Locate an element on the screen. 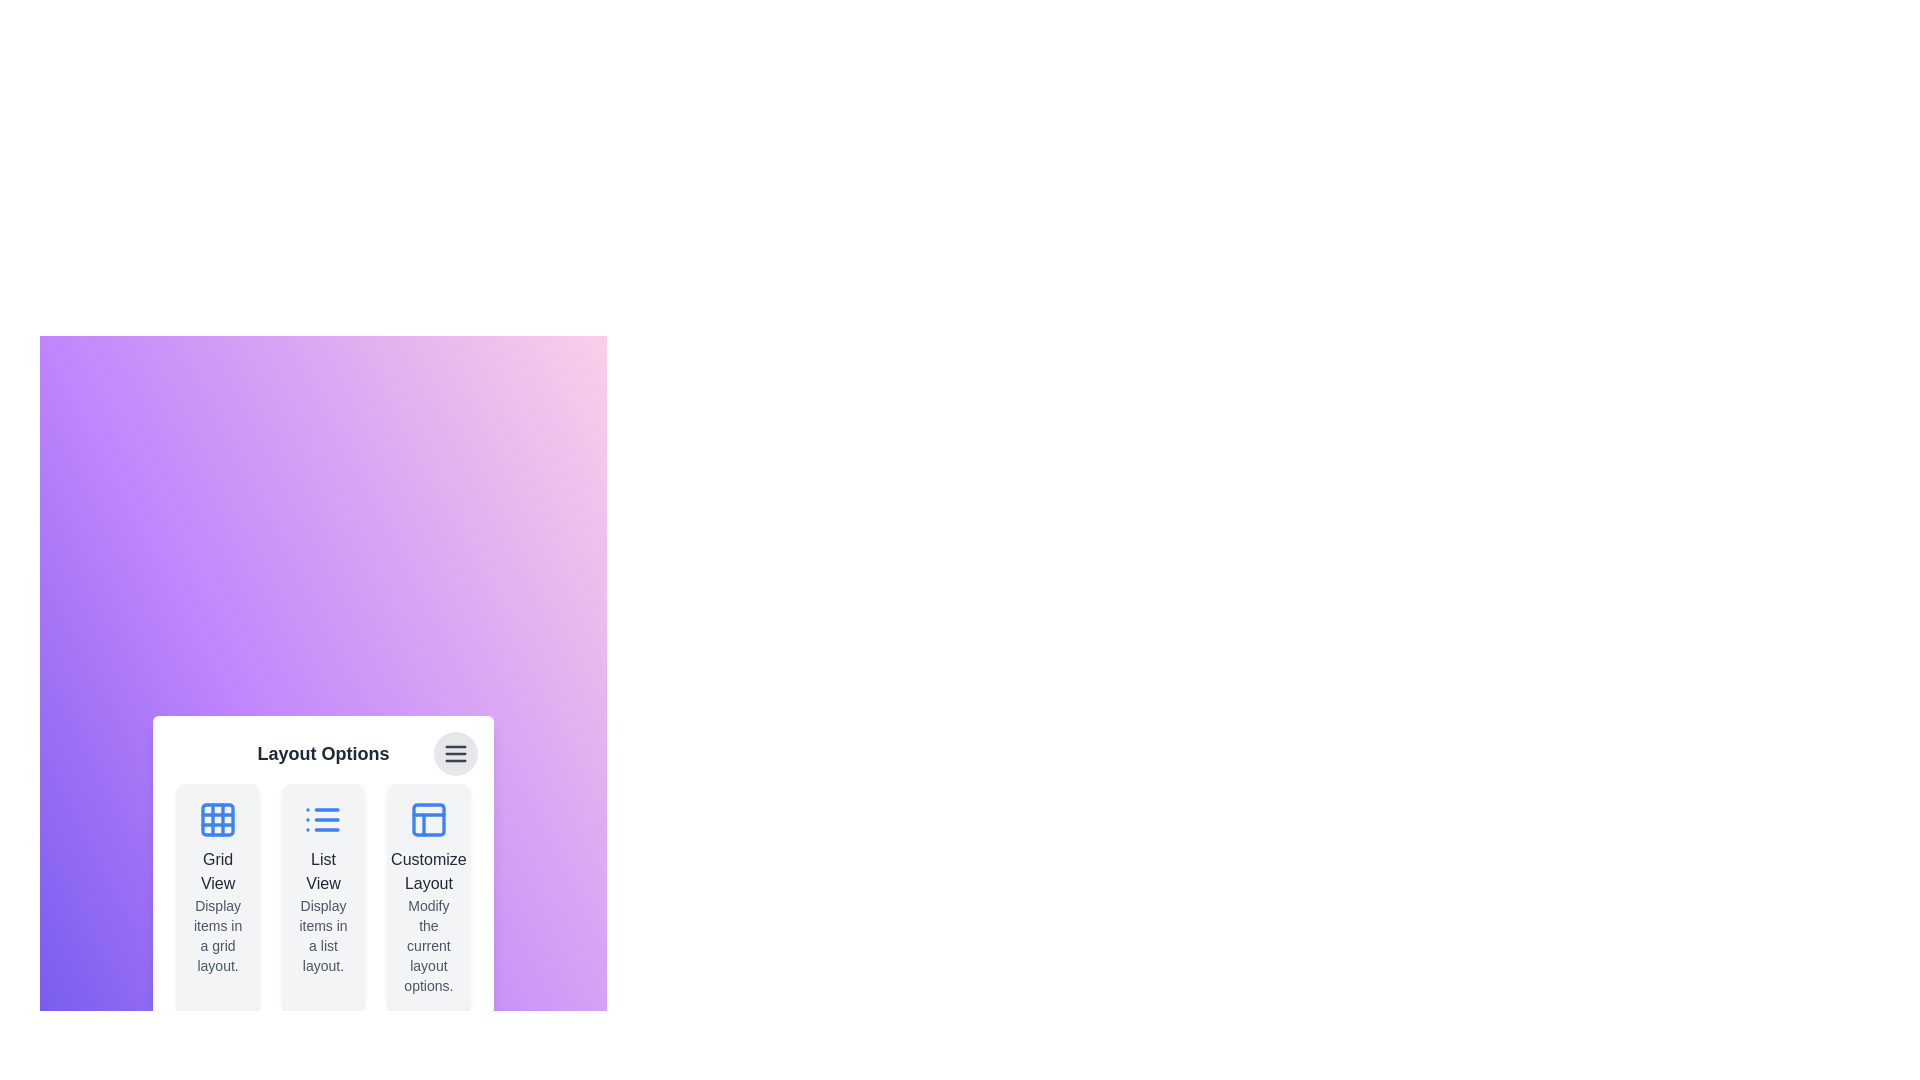 This screenshot has height=1080, width=1920. the menu button to highlight it is located at coordinates (454, 753).